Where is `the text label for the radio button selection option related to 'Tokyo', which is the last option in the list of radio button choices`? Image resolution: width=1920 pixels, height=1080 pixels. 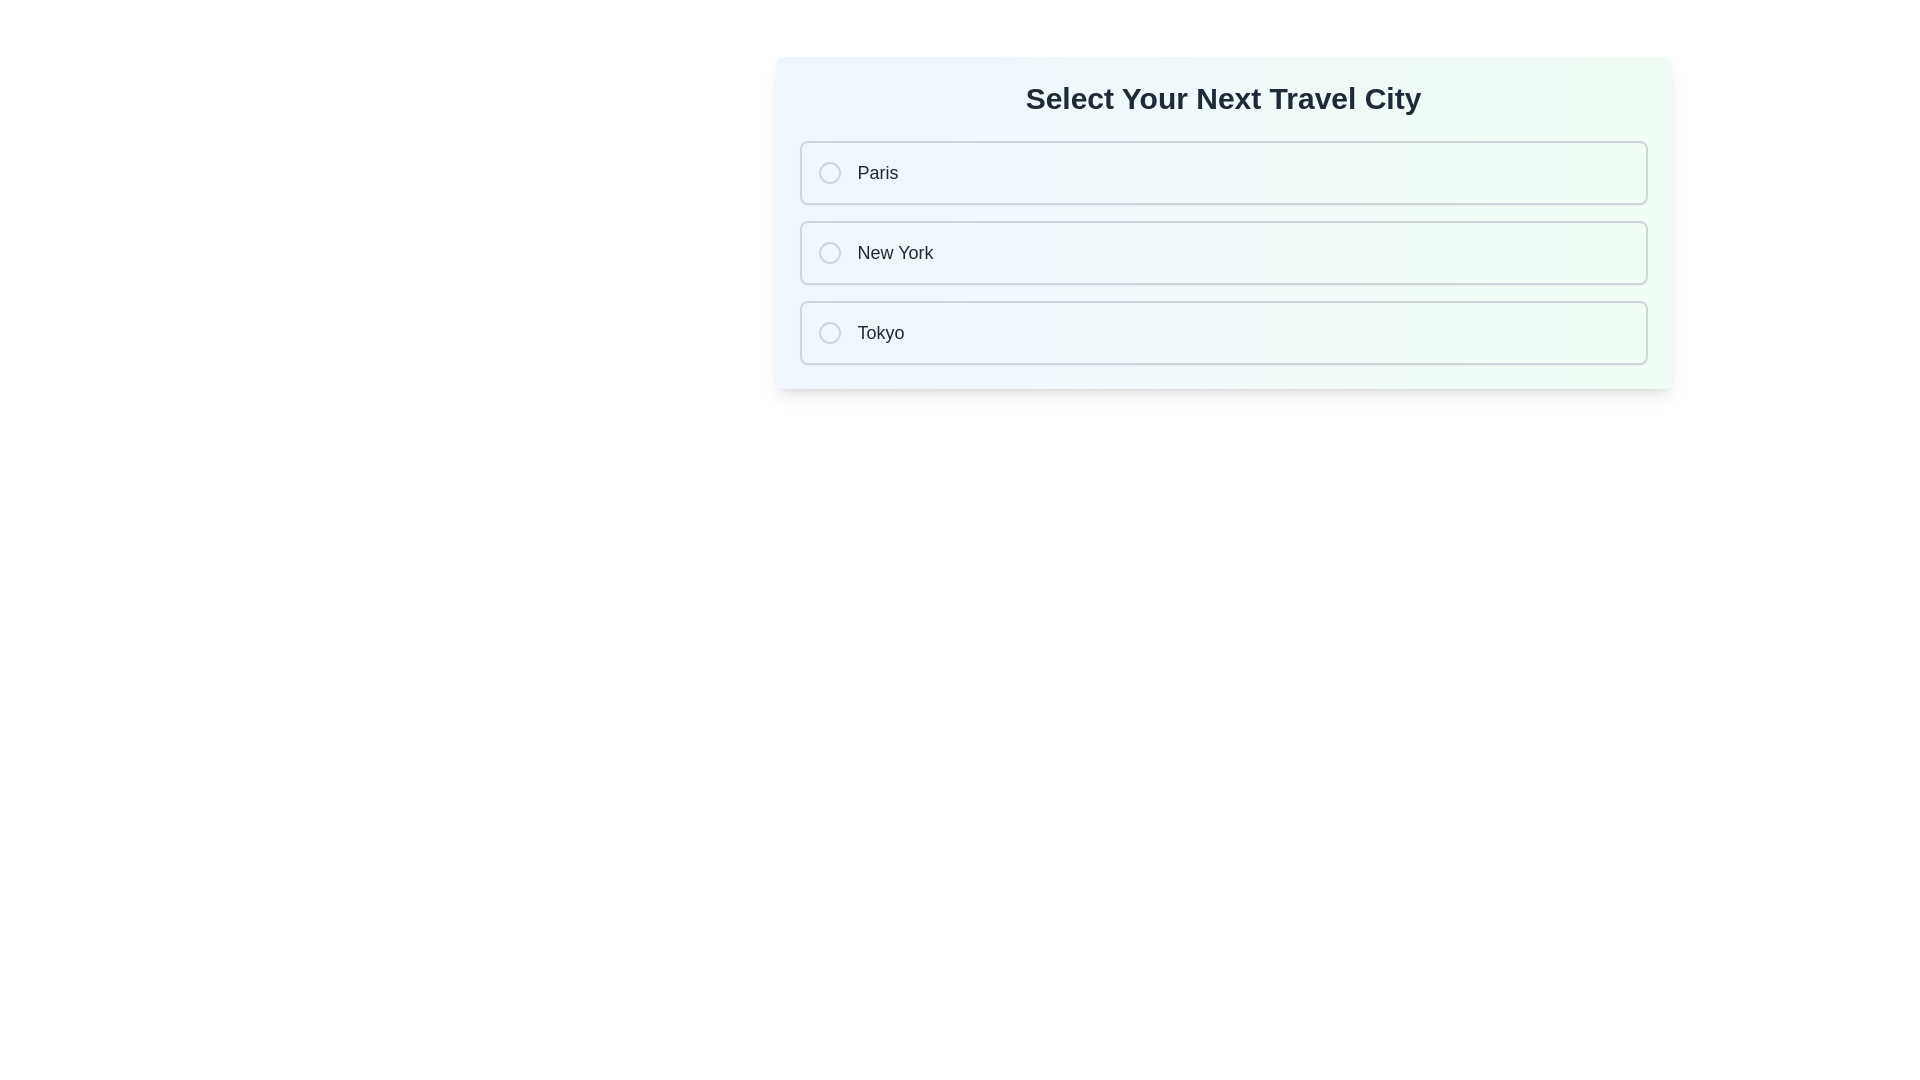 the text label for the radio button selection option related to 'Tokyo', which is the last option in the list of radio button choices is located at coordinates (880, 331).